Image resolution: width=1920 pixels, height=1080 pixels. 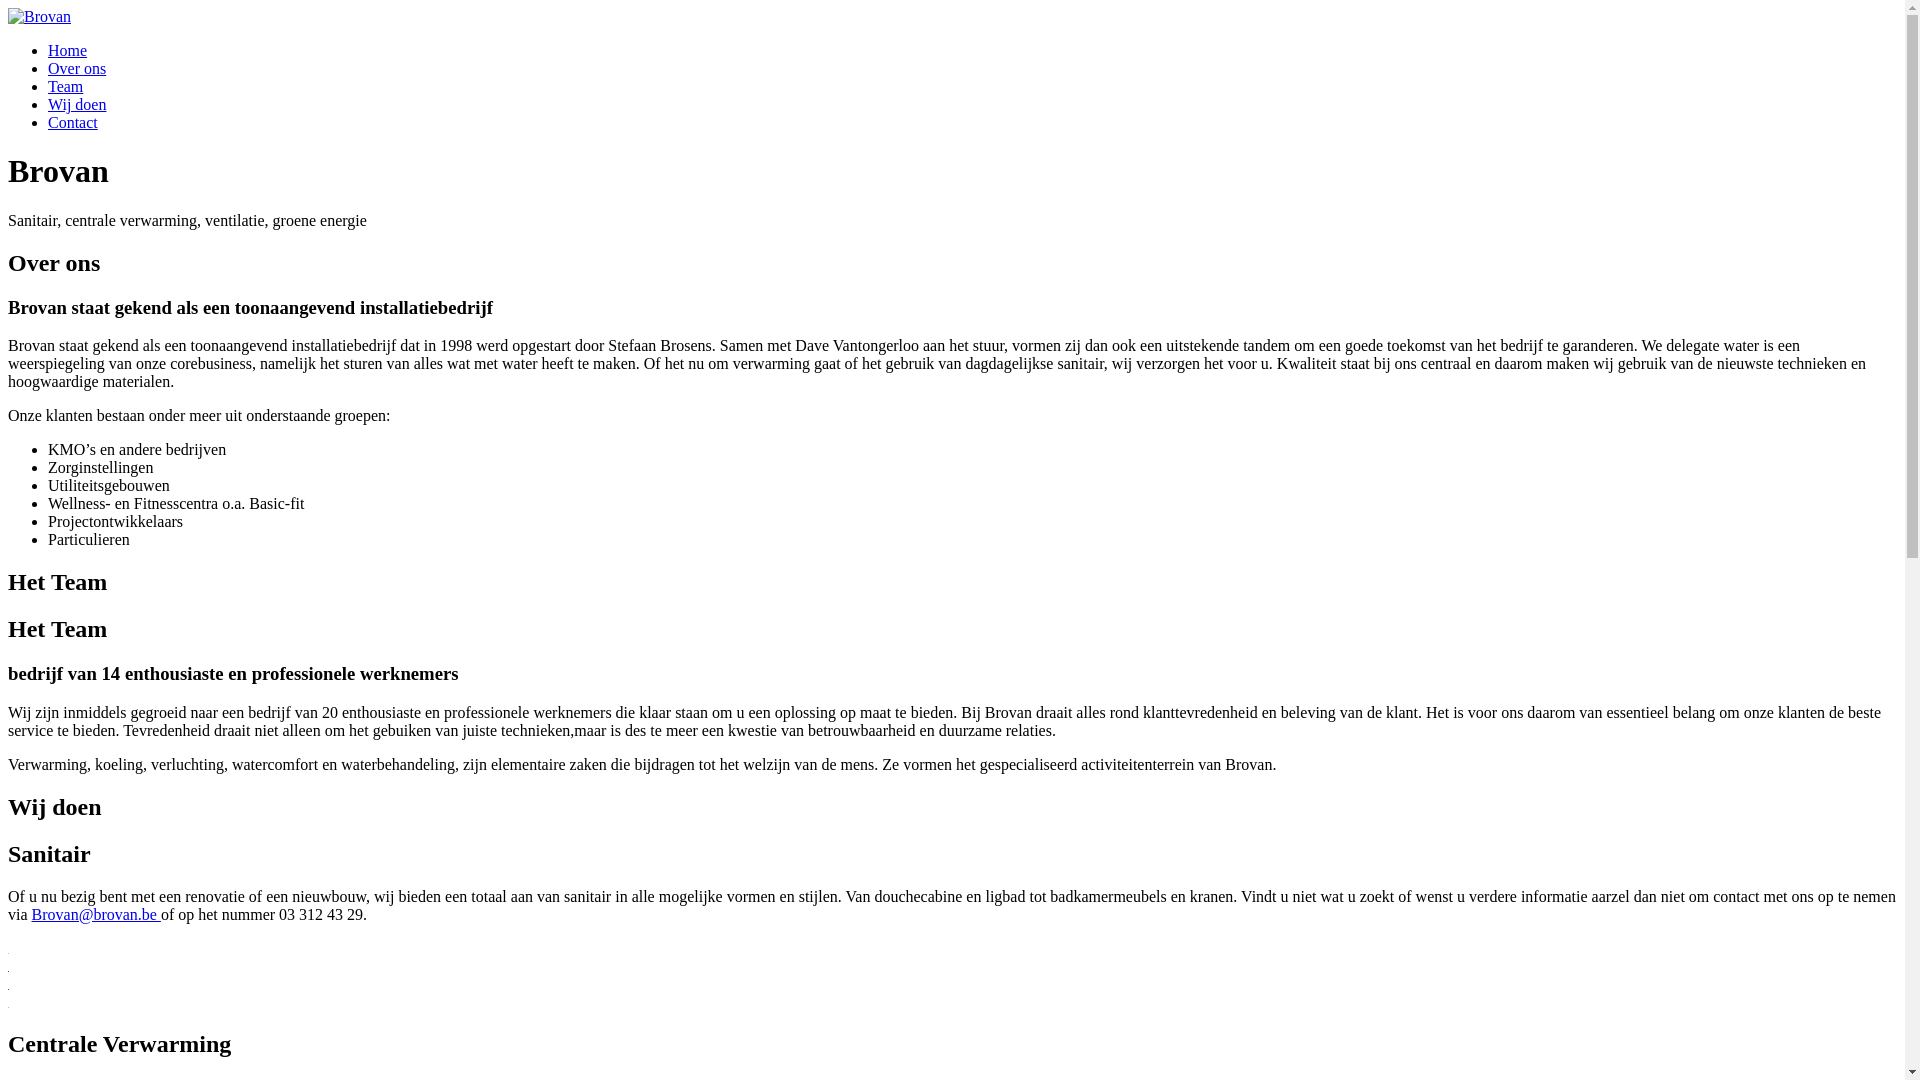 I want to click on 'Over ons', so click(x=76, y=67).